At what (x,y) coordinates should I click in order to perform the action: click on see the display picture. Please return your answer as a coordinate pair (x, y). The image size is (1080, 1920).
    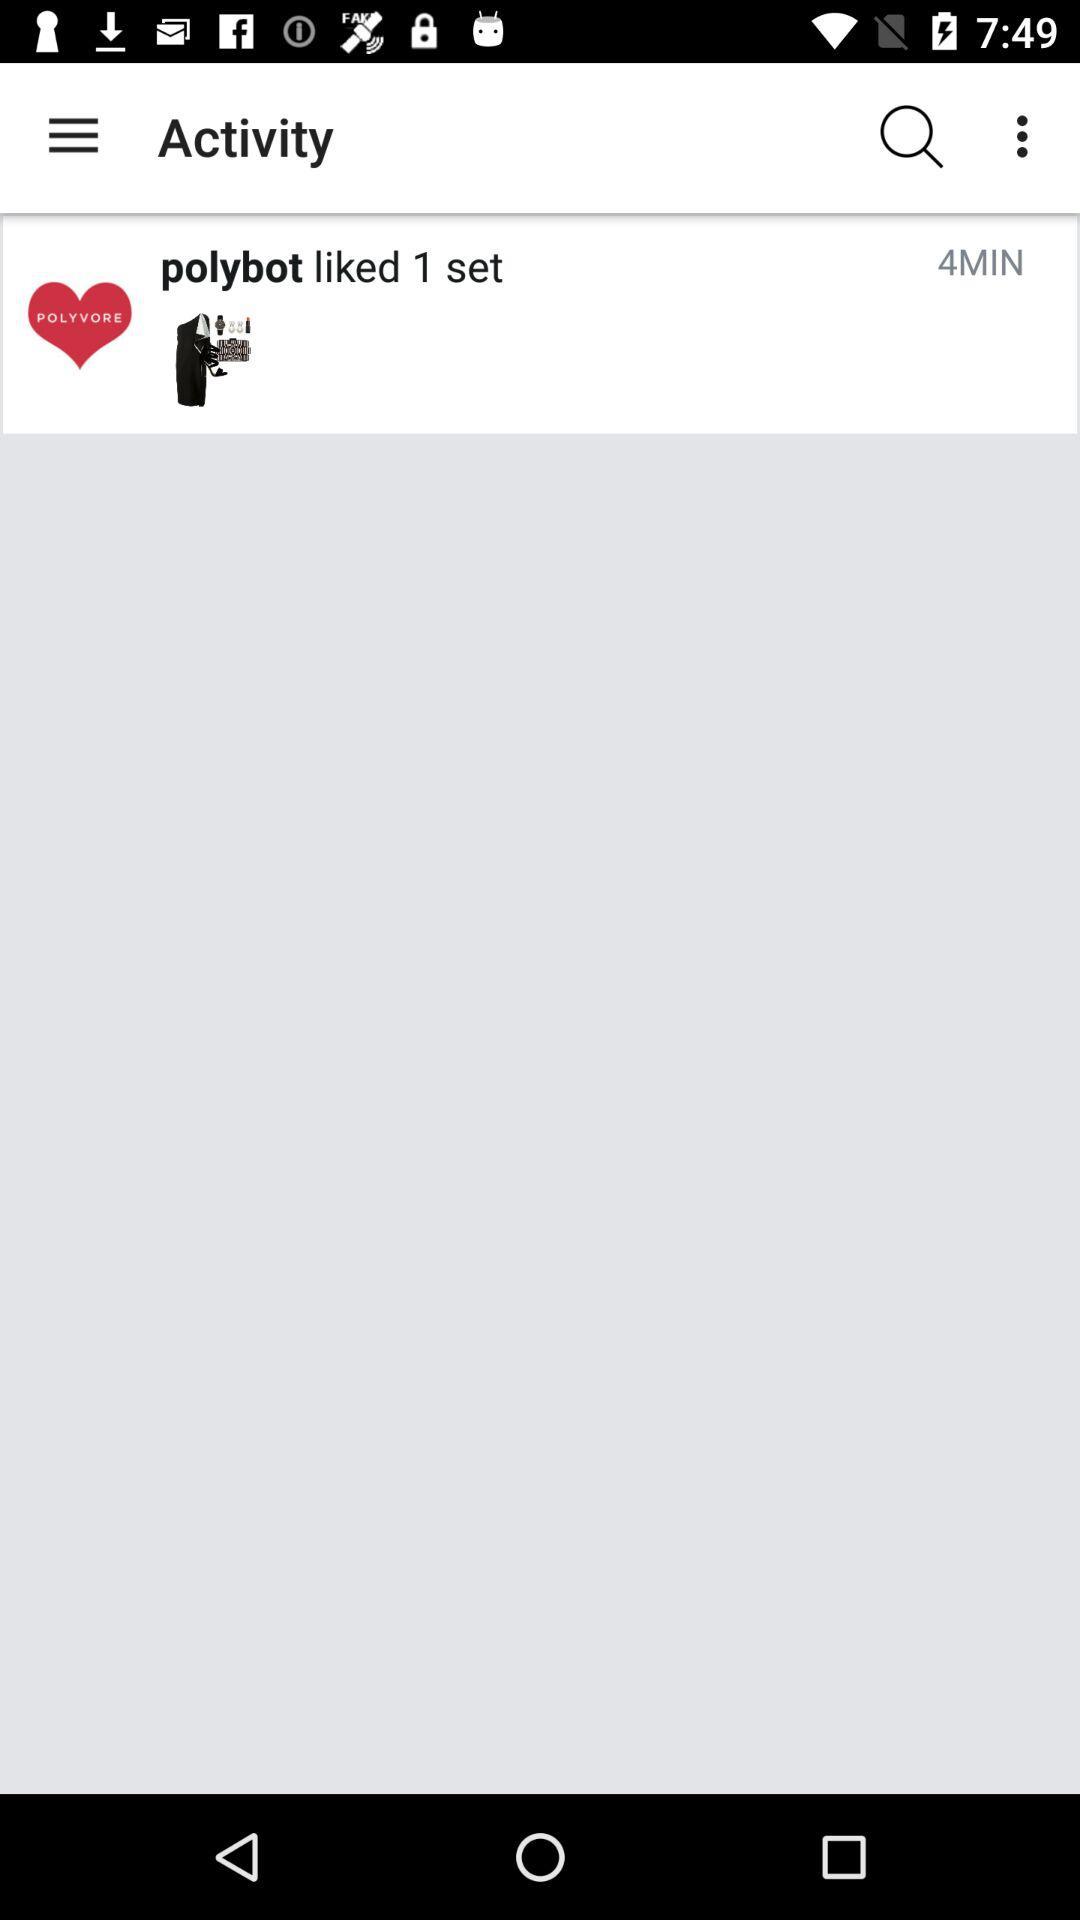
    Looking at the image, I should click on (78, 324).